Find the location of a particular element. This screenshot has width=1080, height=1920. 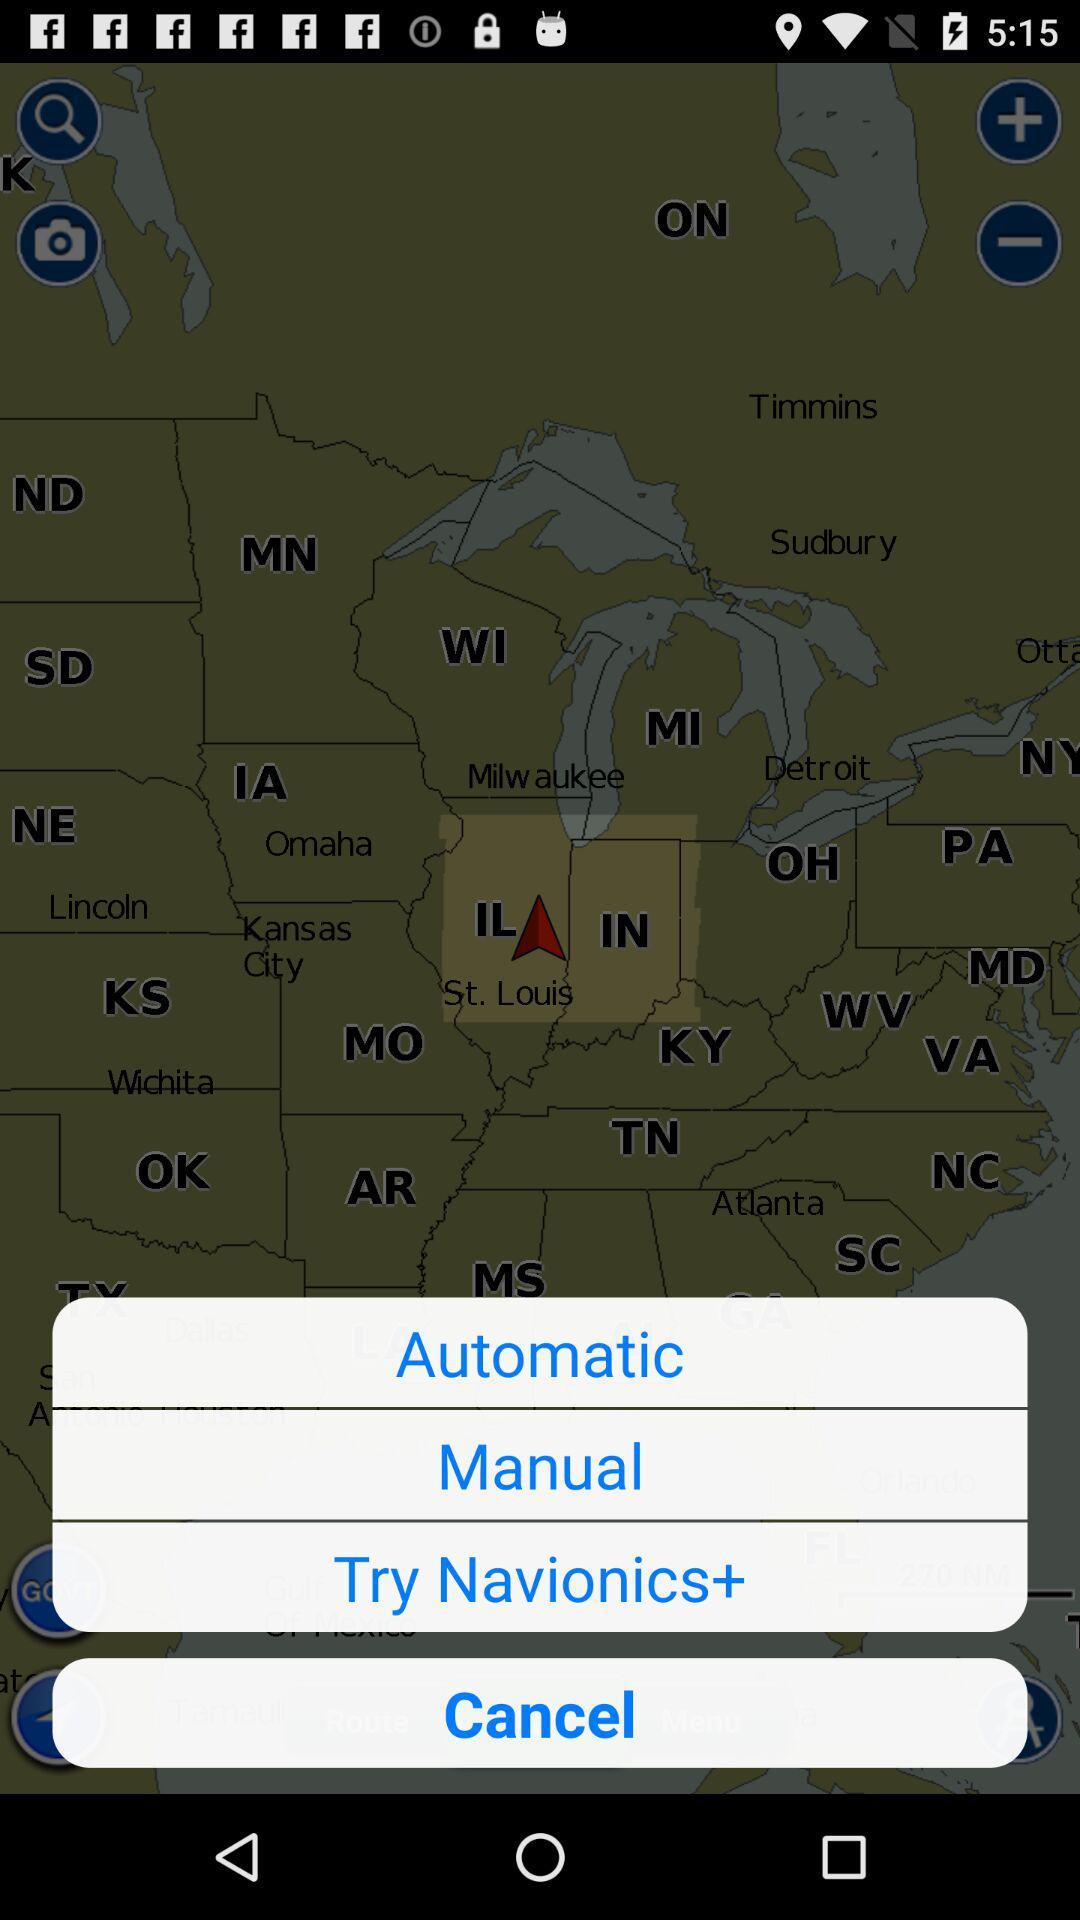

the try navionics+ is located at coordinates (540, 1576).